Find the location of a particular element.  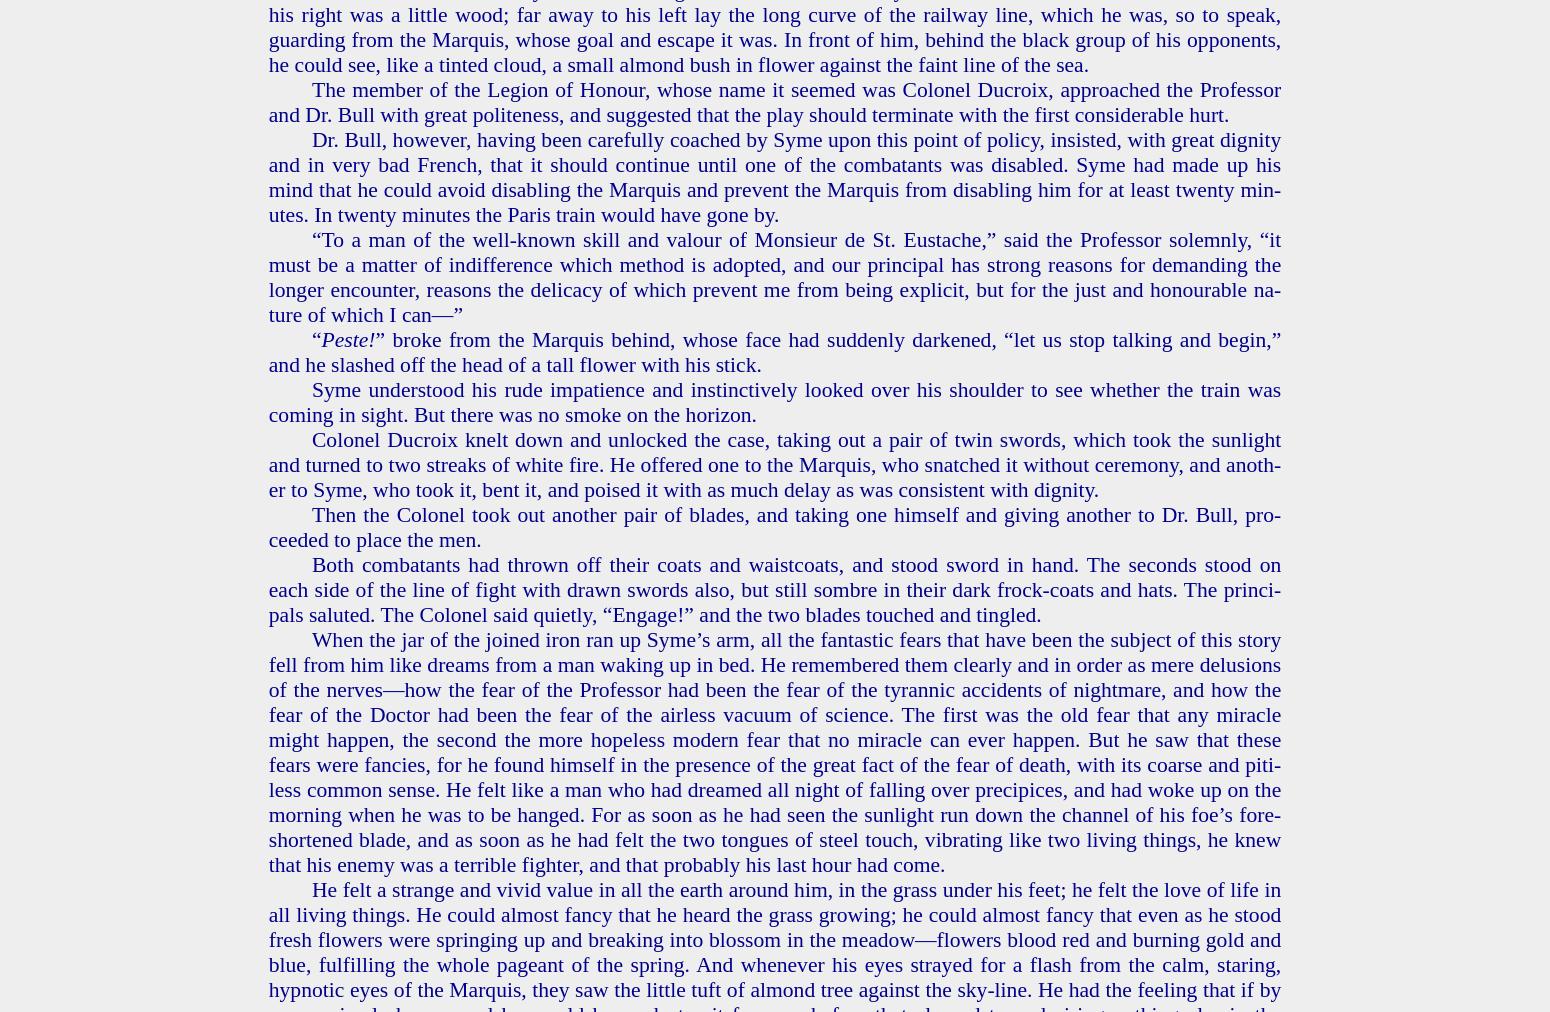

'“To a man of the well-known skill and val­our of Mon­sieur de St. Eu­stache,” said the Pro­fes­sor solemn­ly, “it must be a mat­ter of in­dif­fer­ence which method is adopt­ed, and our prin­ci­pal has strong rea­sons for de­mand­ing the longer en­counter, rea­sons the del­i­ca­cy of which pre­vent me from being ex­plic­it, but for the just and ho­n­ourable na­ture of which I can—”' is located at coordinates (774, 275).